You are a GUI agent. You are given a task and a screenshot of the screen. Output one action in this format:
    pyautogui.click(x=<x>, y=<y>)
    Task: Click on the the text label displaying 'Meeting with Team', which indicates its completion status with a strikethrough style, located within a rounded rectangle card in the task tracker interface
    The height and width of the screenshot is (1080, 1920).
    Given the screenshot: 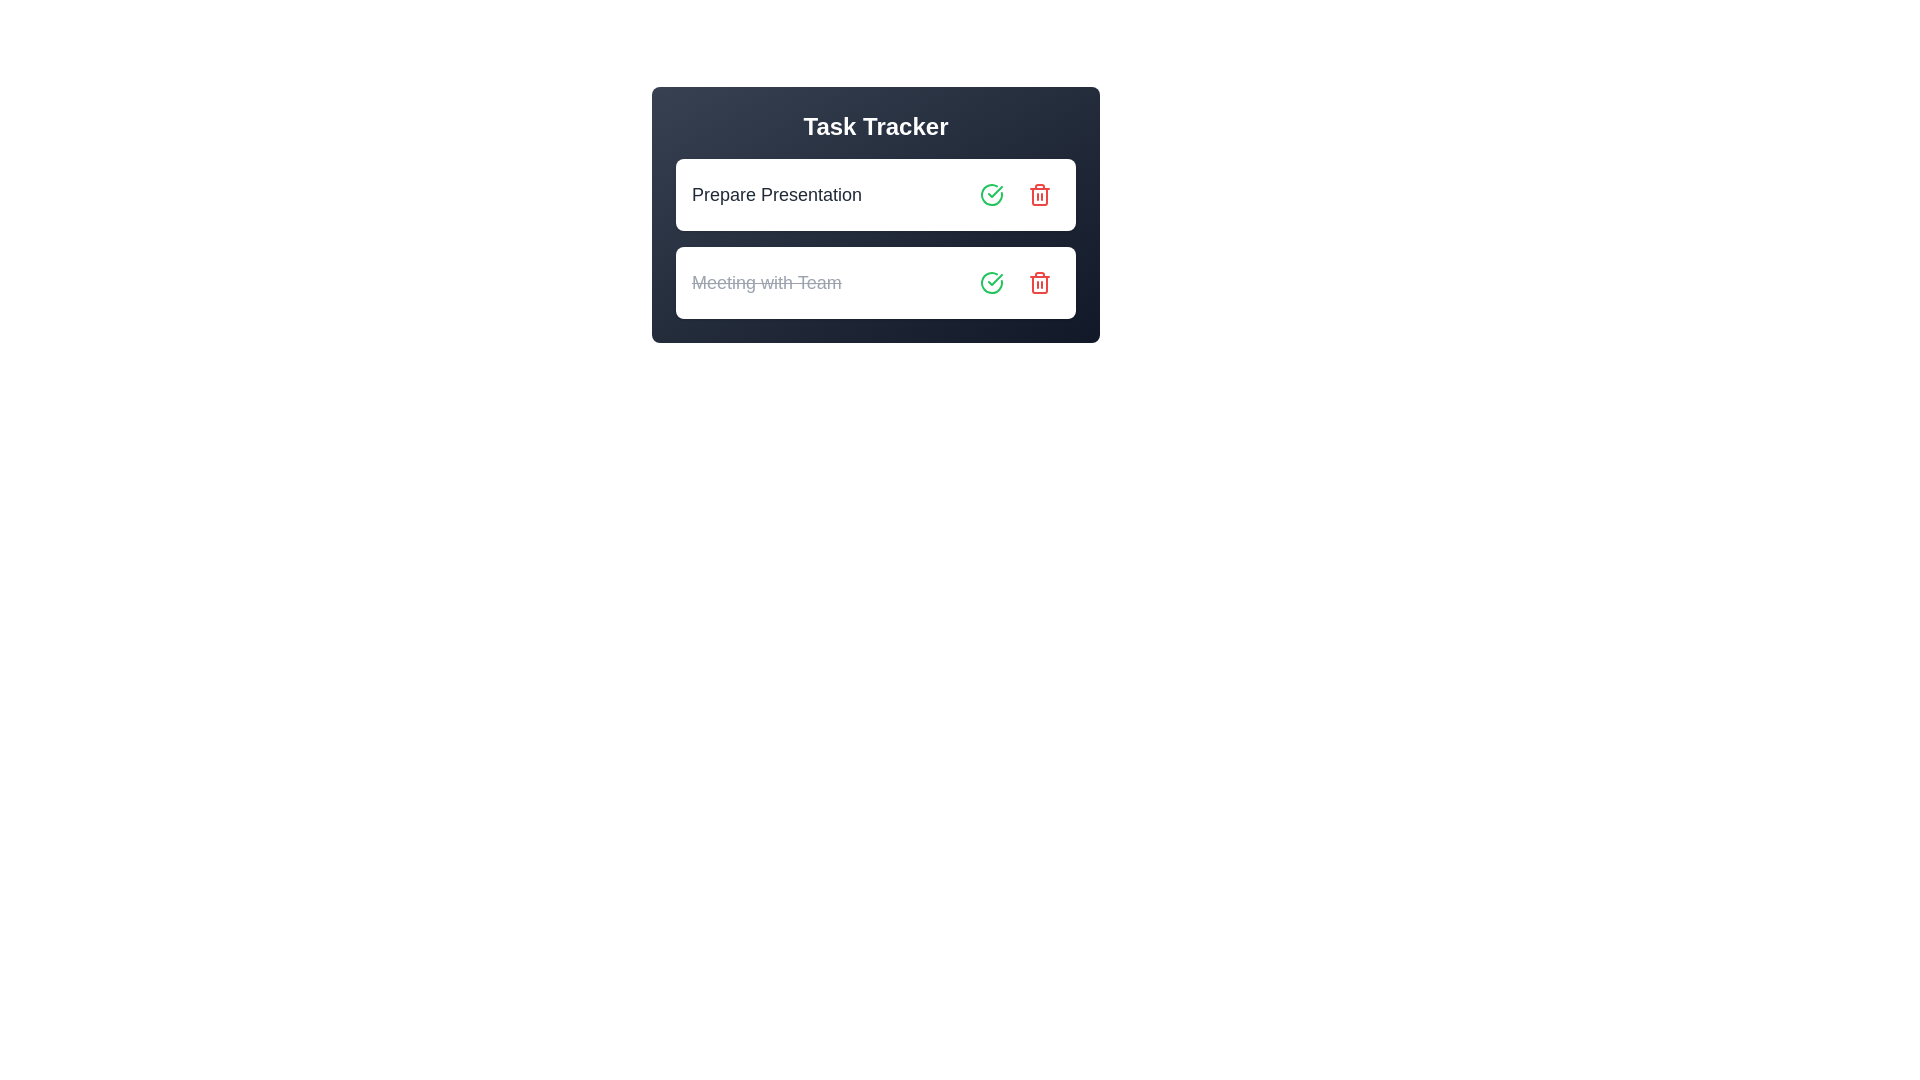 What is the action you would take?
    pyautogui.click(x=765, y=282)
    